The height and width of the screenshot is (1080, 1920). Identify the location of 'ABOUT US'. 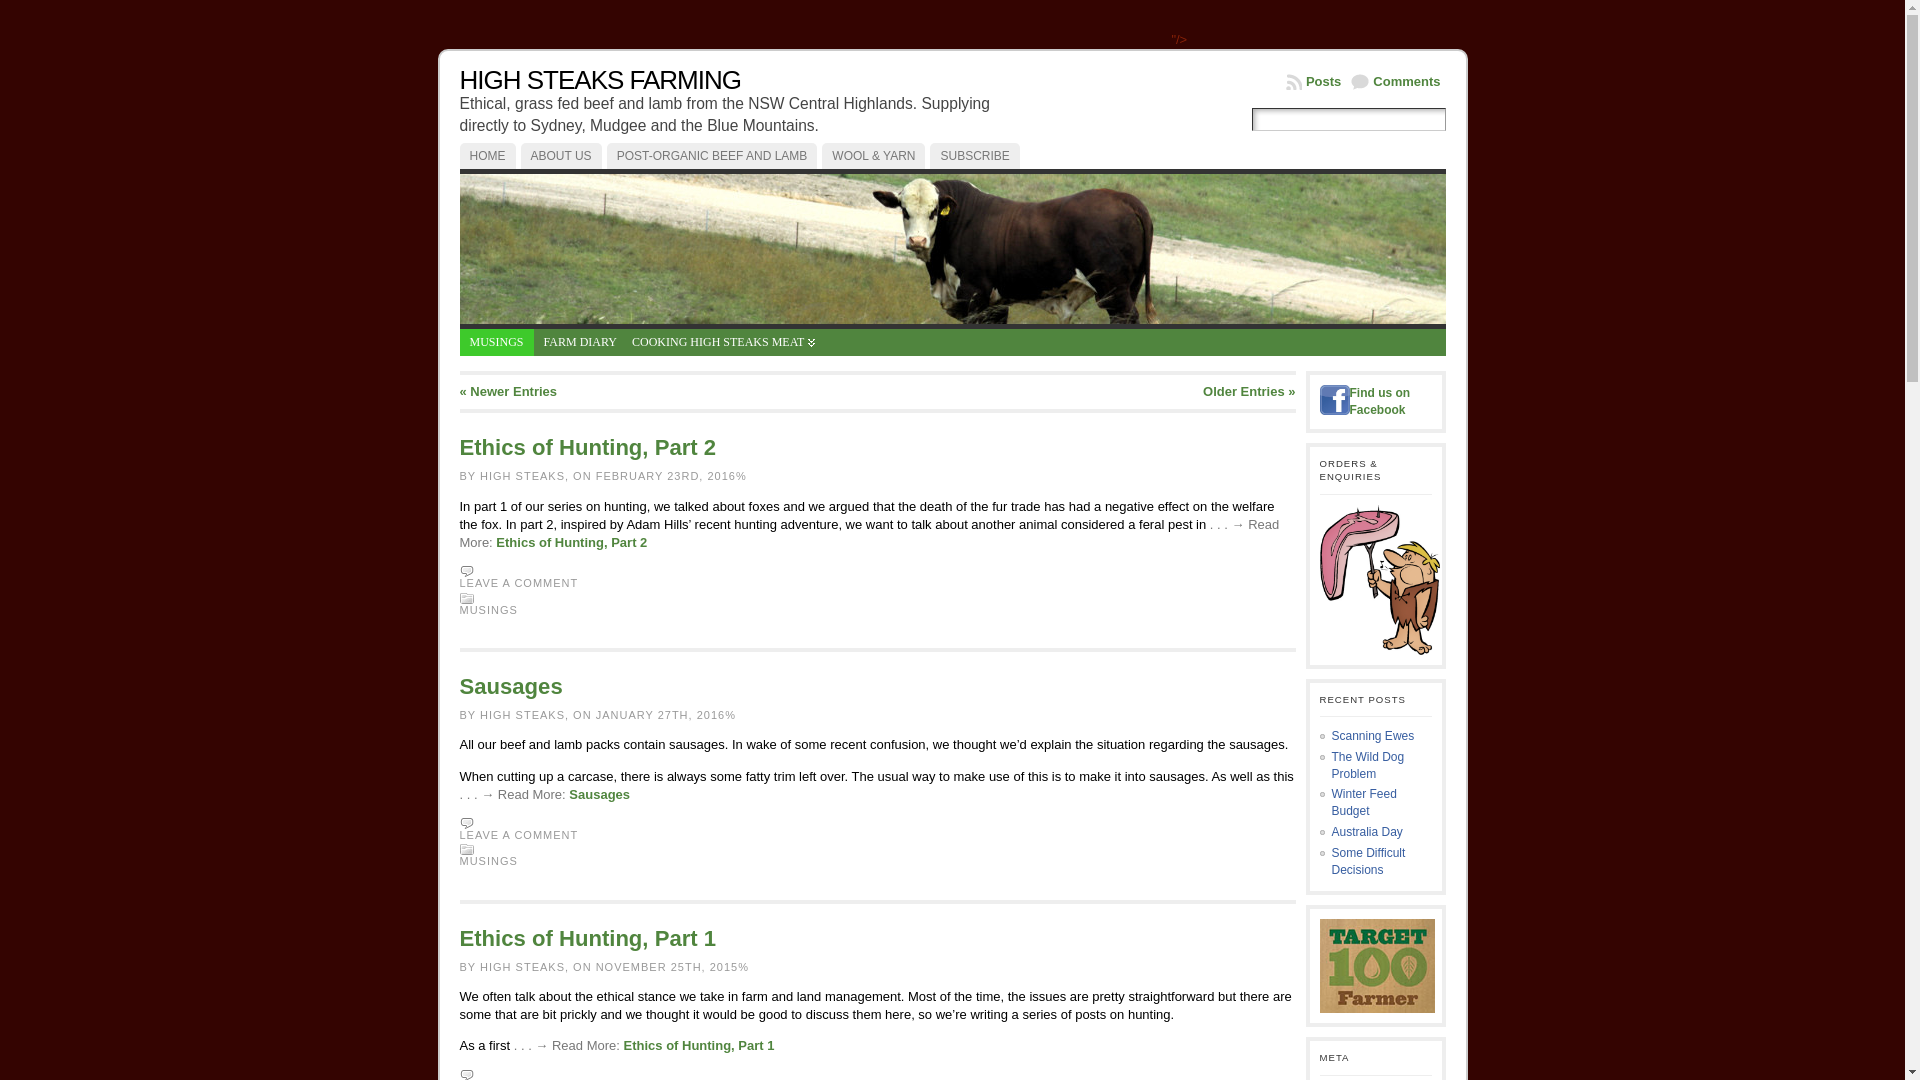
(560, 154).